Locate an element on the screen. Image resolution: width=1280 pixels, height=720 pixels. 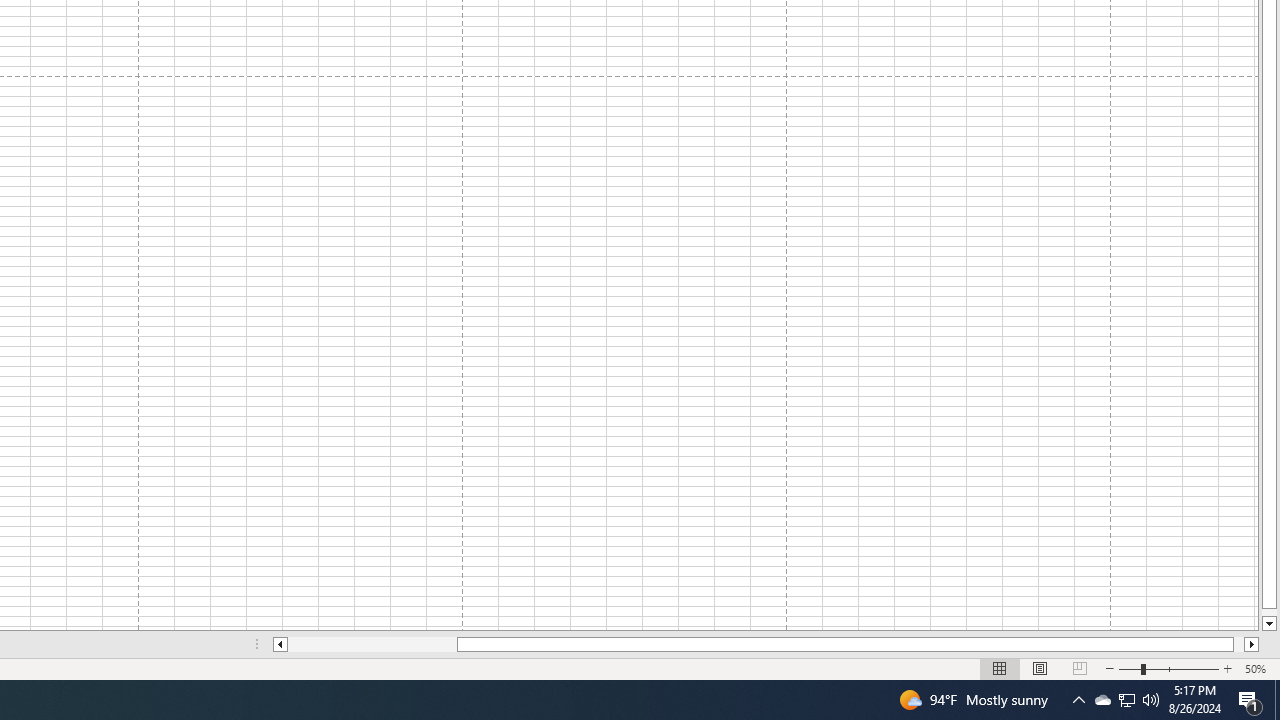
'Zoom' is located at coordinates (1168, 669).